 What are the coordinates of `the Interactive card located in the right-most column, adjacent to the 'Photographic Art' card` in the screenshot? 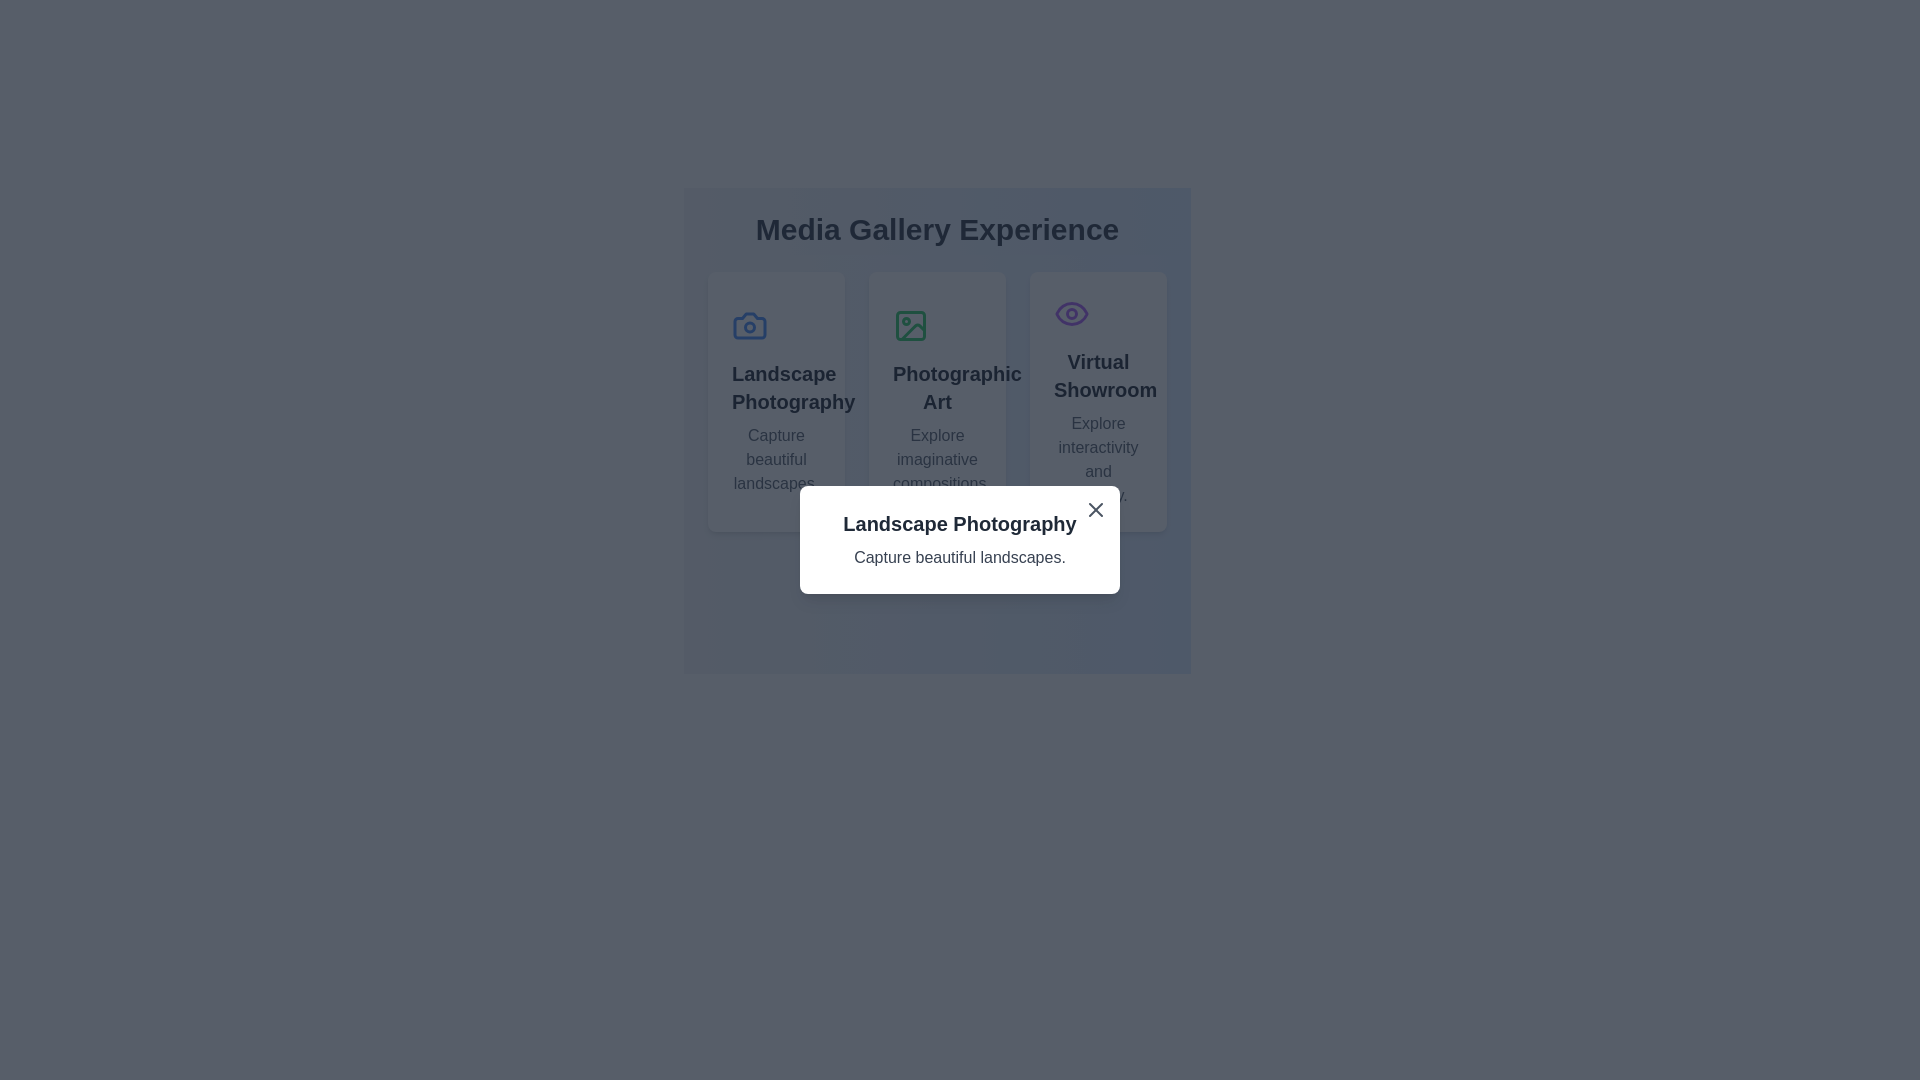 It's located at (1097, 401).